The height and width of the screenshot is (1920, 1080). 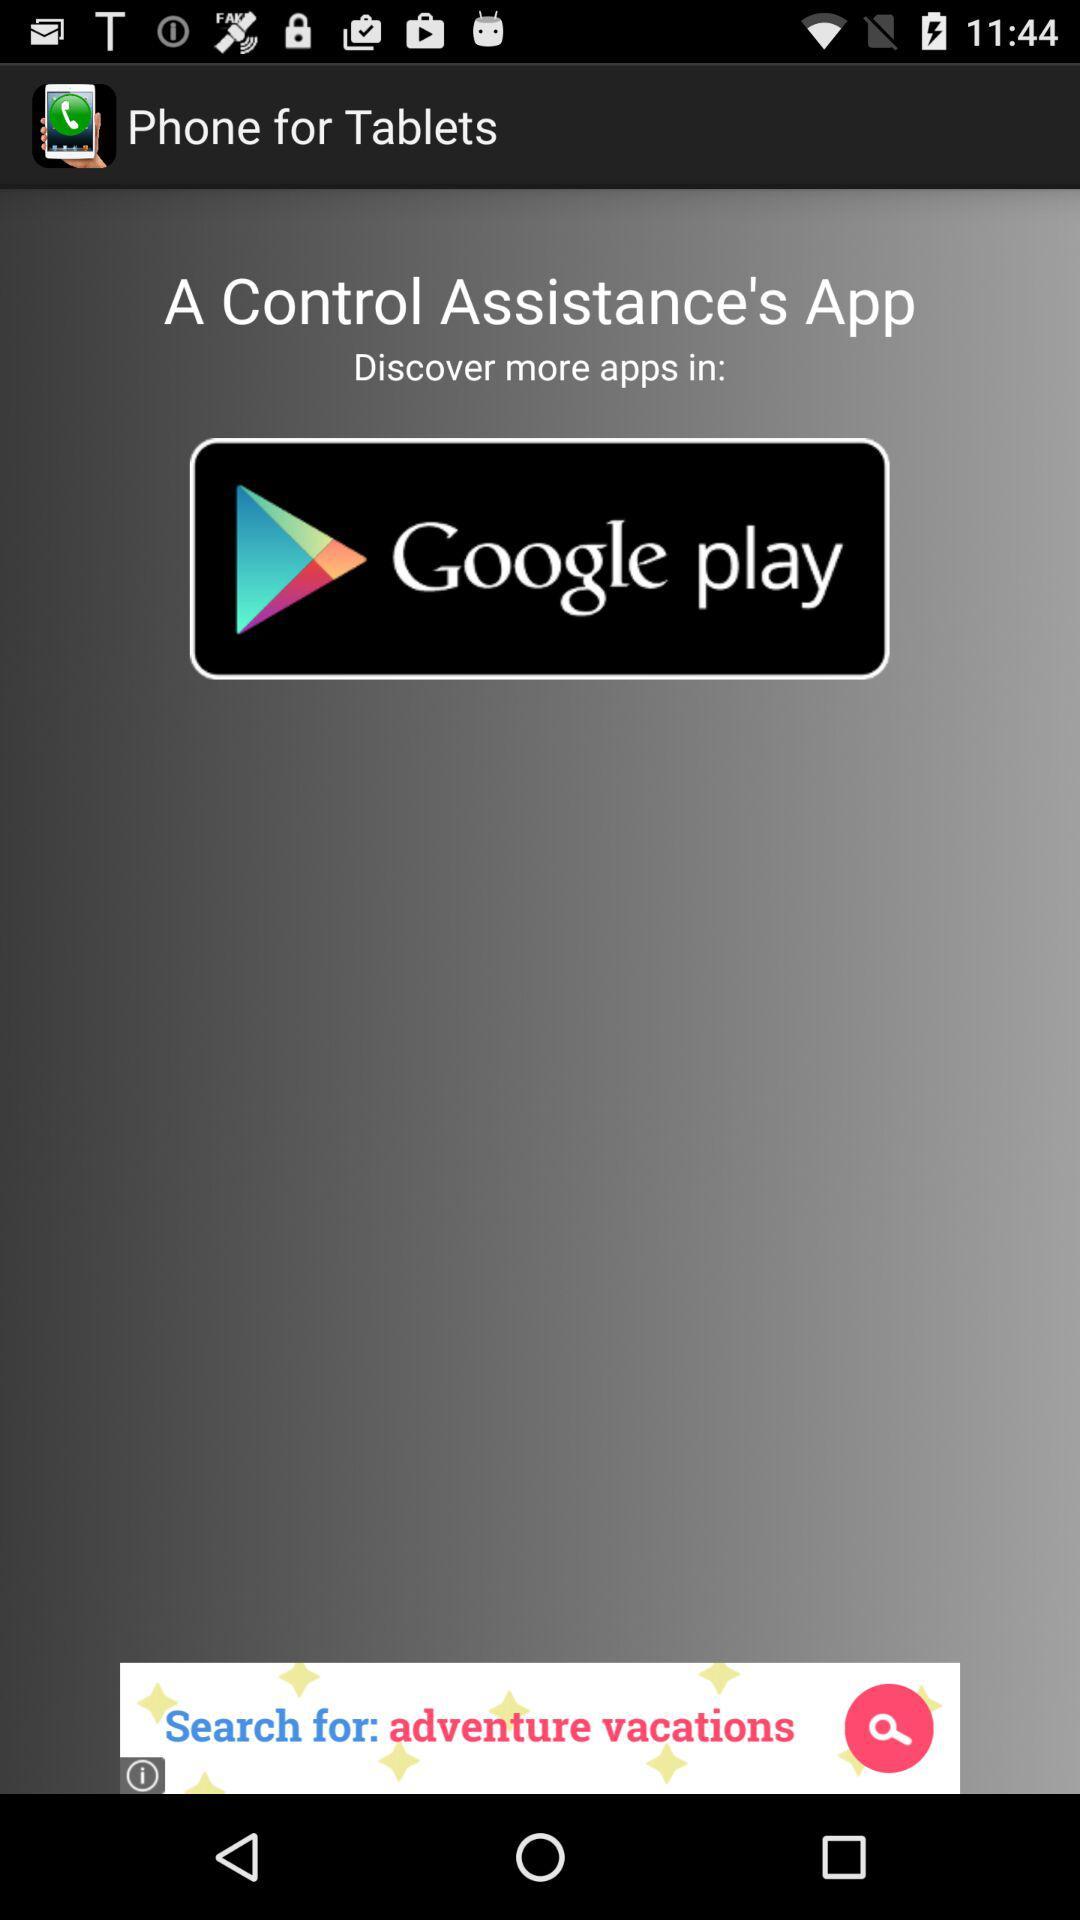 I want to click on the item at the bottom, so click(x=540, y=1727).